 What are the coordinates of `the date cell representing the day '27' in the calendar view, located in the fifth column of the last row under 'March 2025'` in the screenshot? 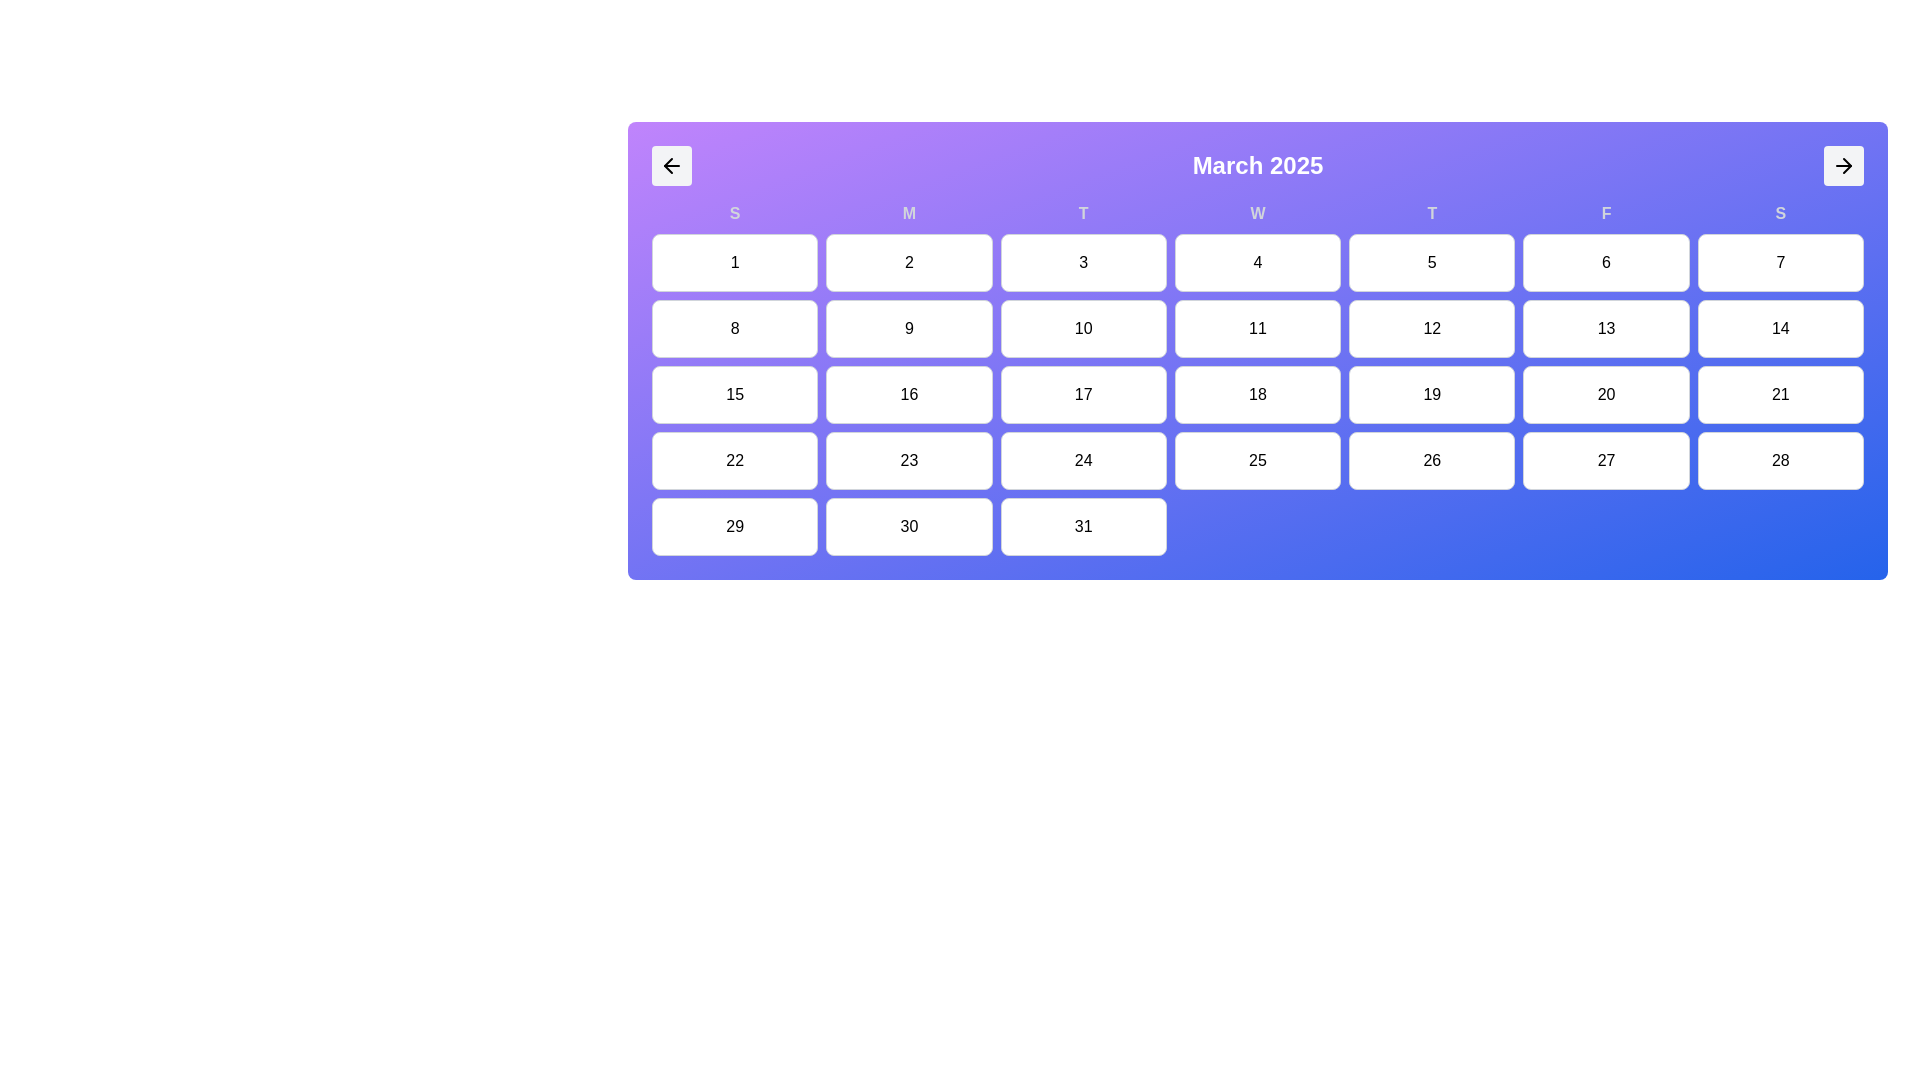 It's located at (1606, 461).